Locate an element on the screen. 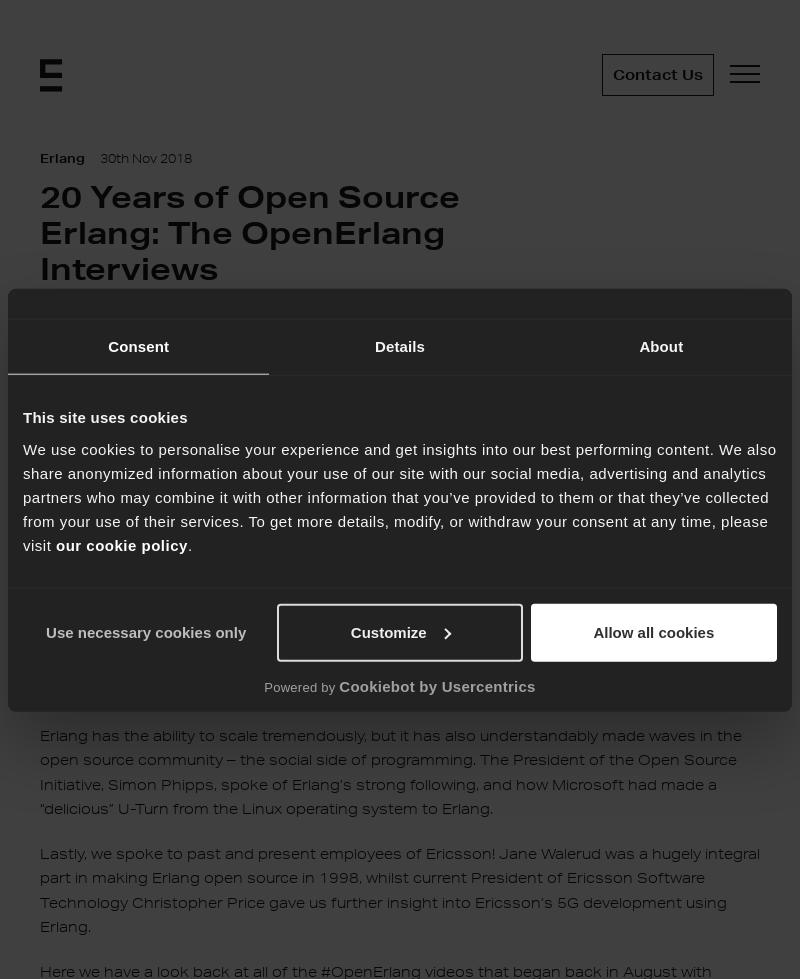 The image size is (800, 979). '20 Years of Open Source Erlang: The OpenErlang Interviews' is located at coordinates (249, 232).